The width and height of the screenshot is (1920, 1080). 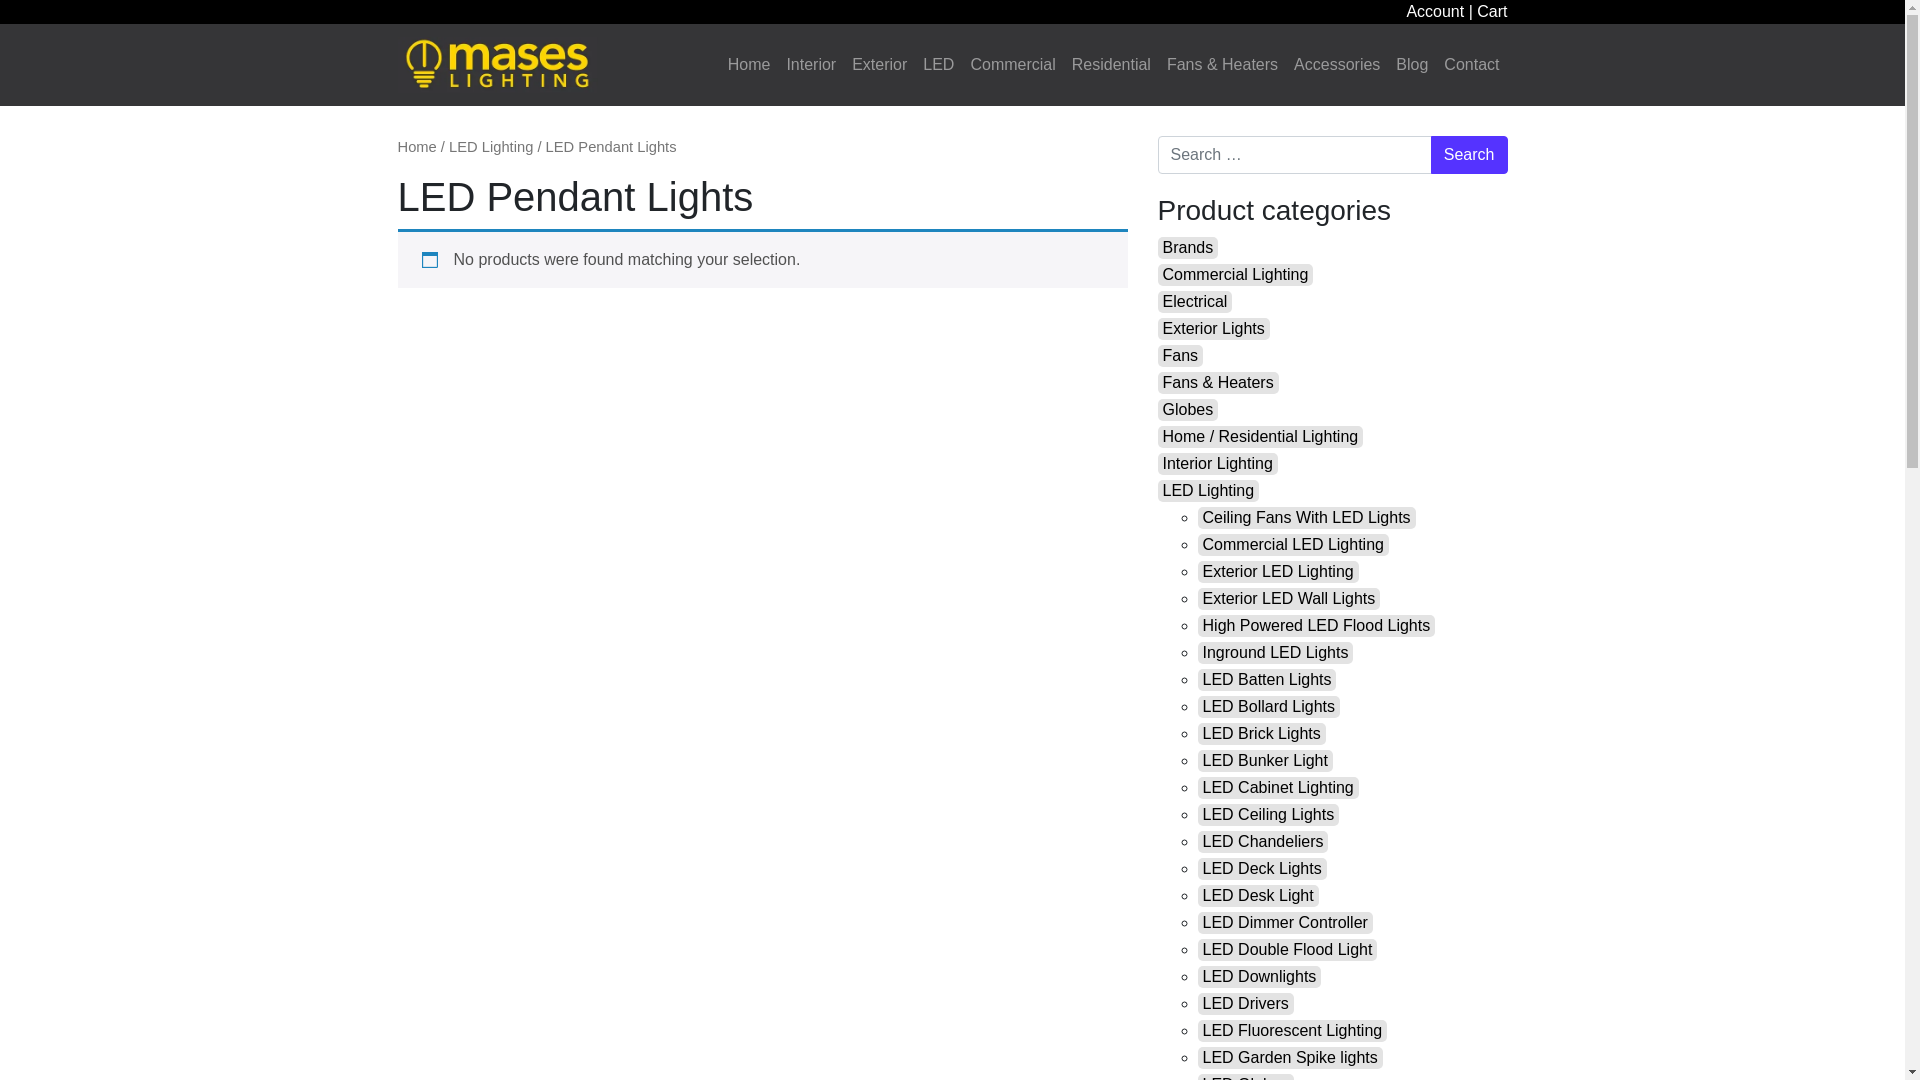 What do you see at coordinates (1434, 11) in the screenshot?
I see `'Account'` at bounding box center [1434, 11].